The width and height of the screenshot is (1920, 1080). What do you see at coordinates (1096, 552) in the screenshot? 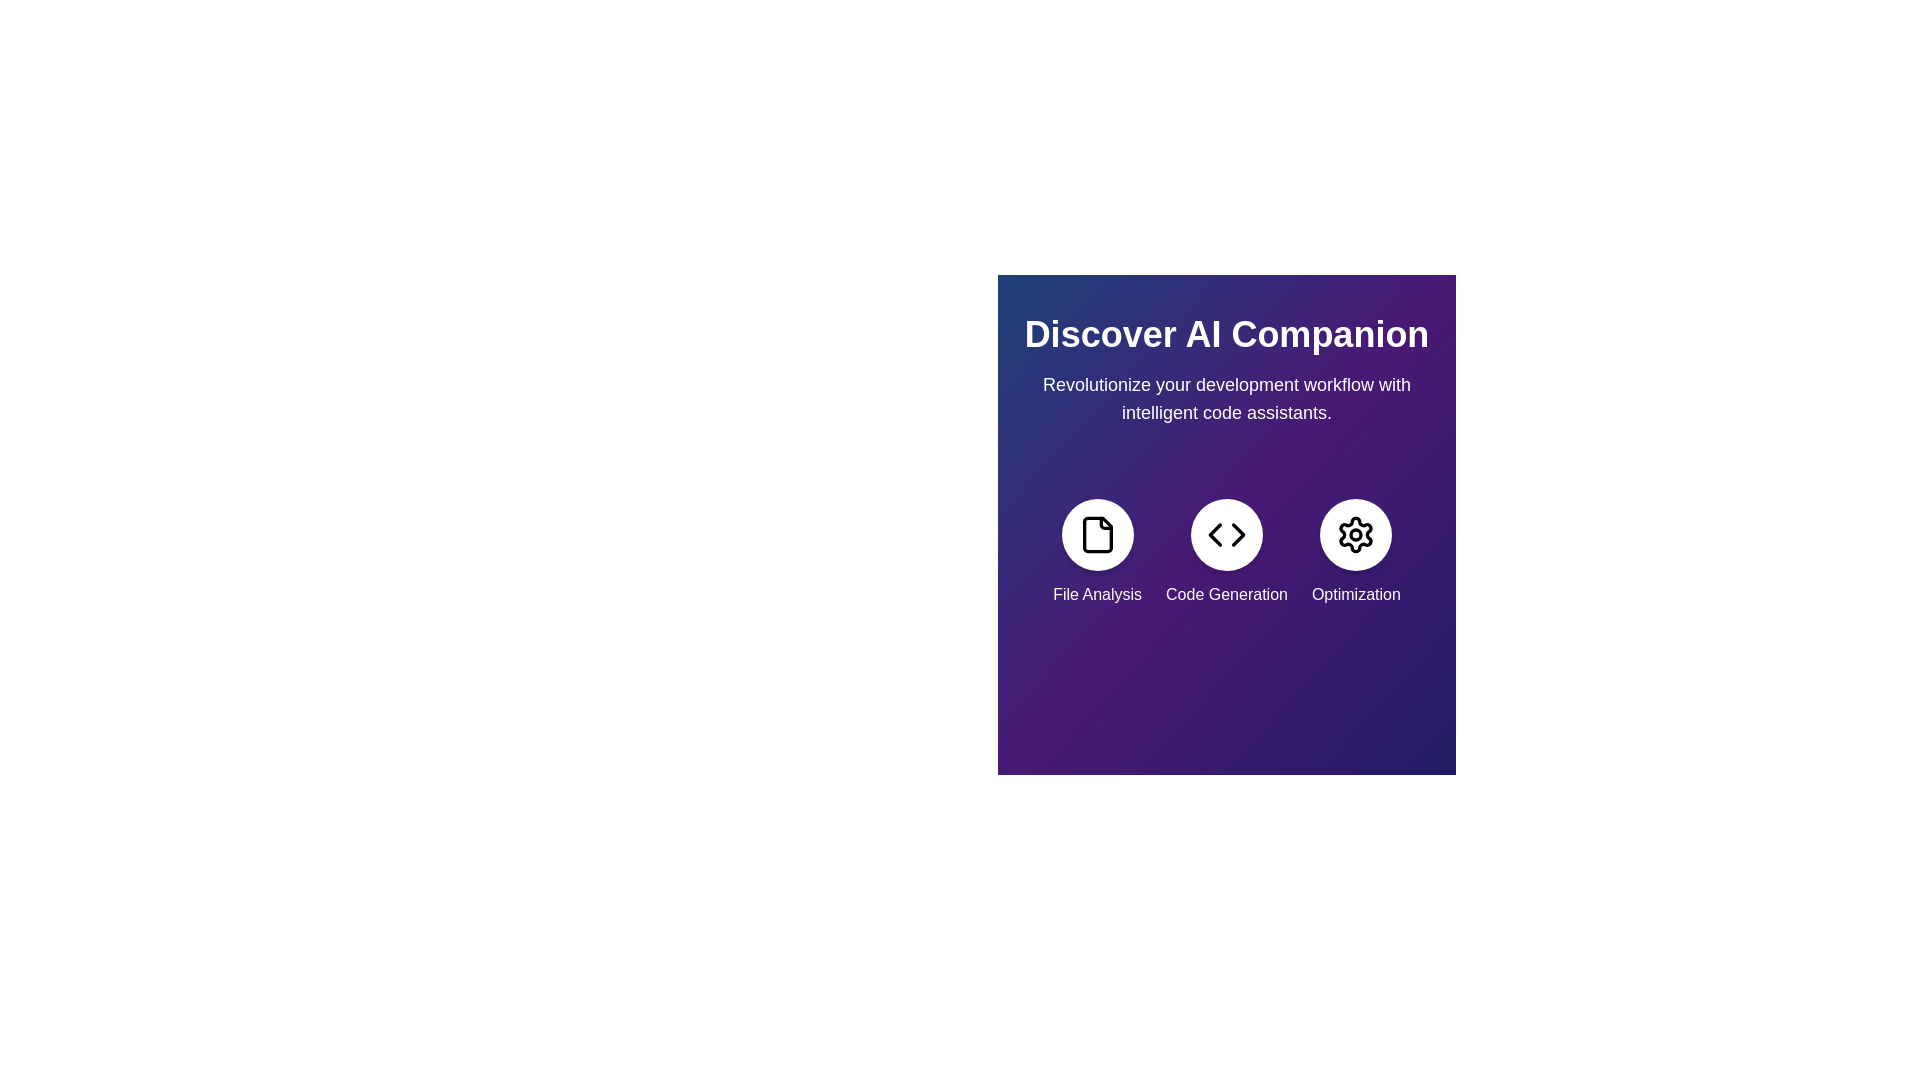
I see `the 'File Analysis' icon in the leftmost position of the menu` at bounding box center [1096, 552].